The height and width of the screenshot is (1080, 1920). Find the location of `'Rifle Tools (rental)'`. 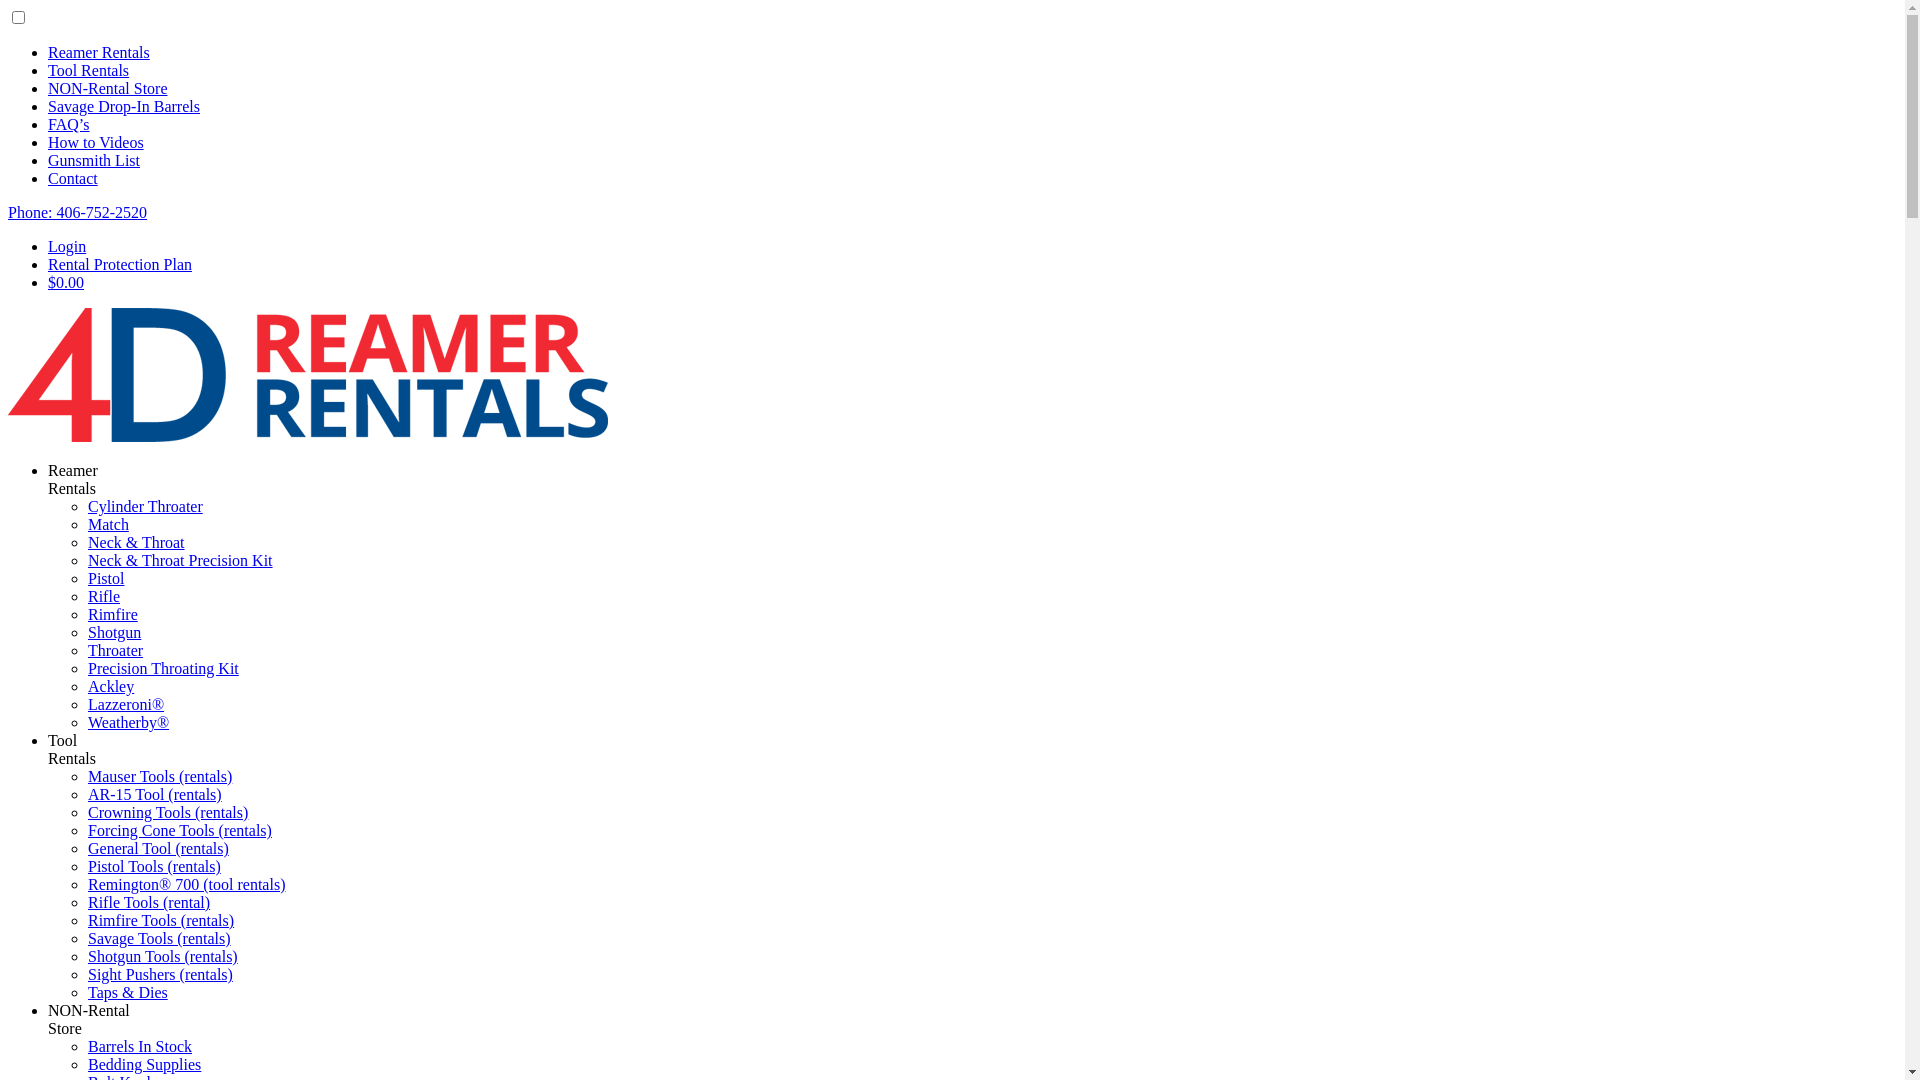

'Rifle Tools (rental)' is located at coordinates (147, 902).